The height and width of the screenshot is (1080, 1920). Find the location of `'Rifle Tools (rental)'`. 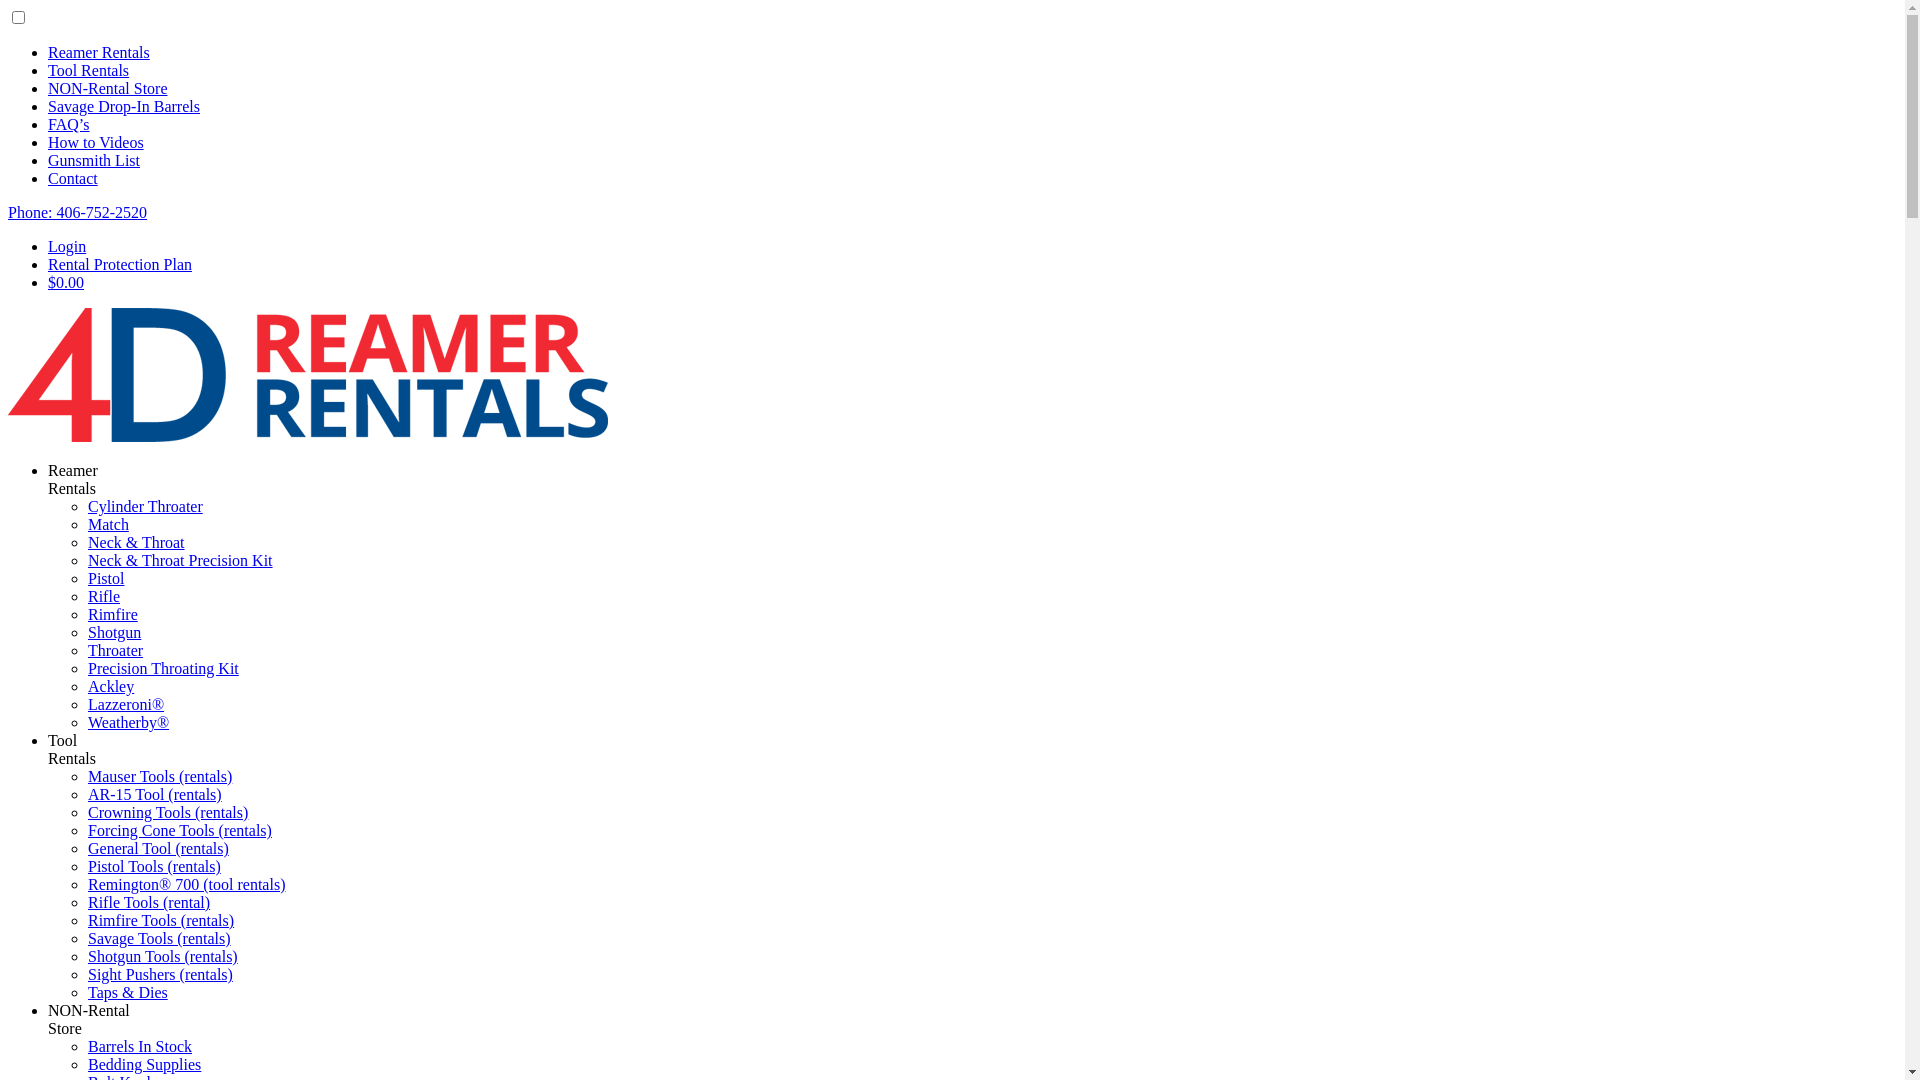

'Rifle Tools (rental)' is located at coordinates (147, 902).